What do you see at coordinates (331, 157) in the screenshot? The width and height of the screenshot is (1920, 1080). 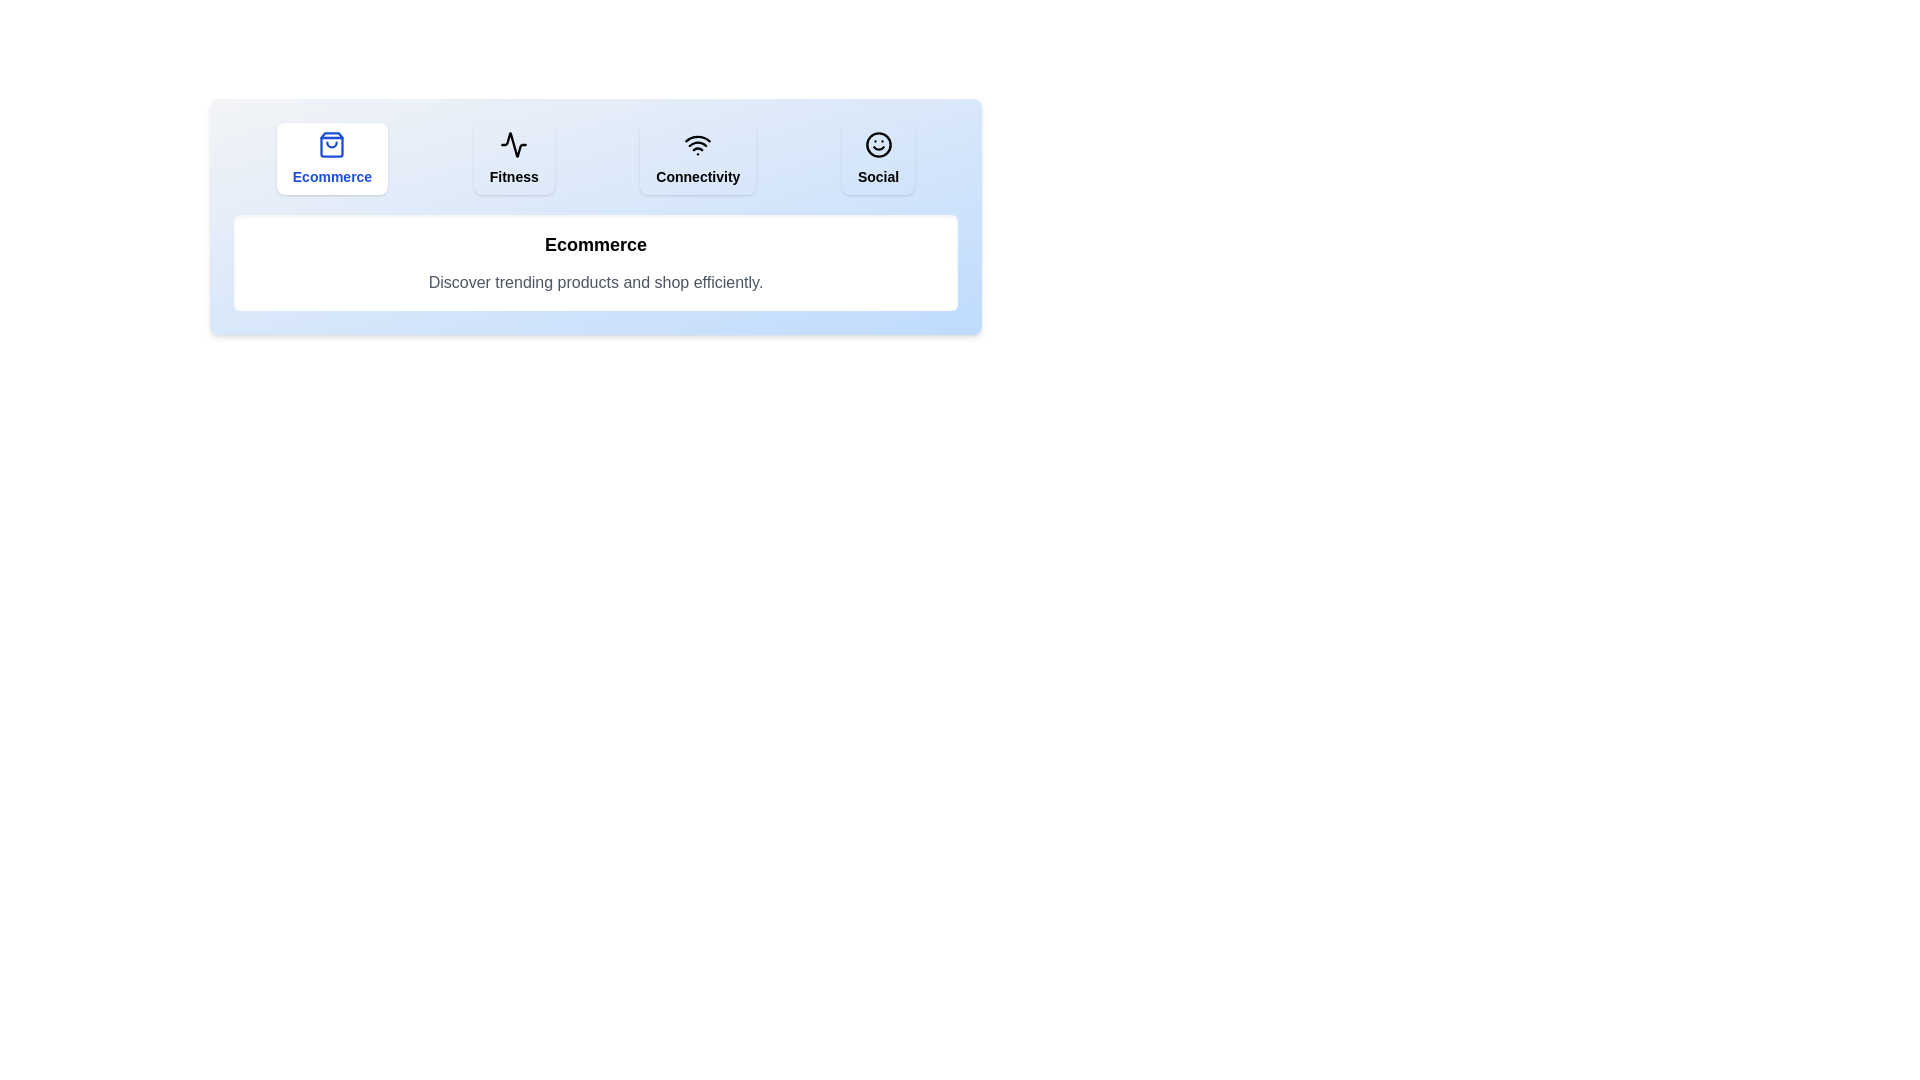 I see `the Ecommerce tab to navigate to its content` at bounding box center [331, 157].